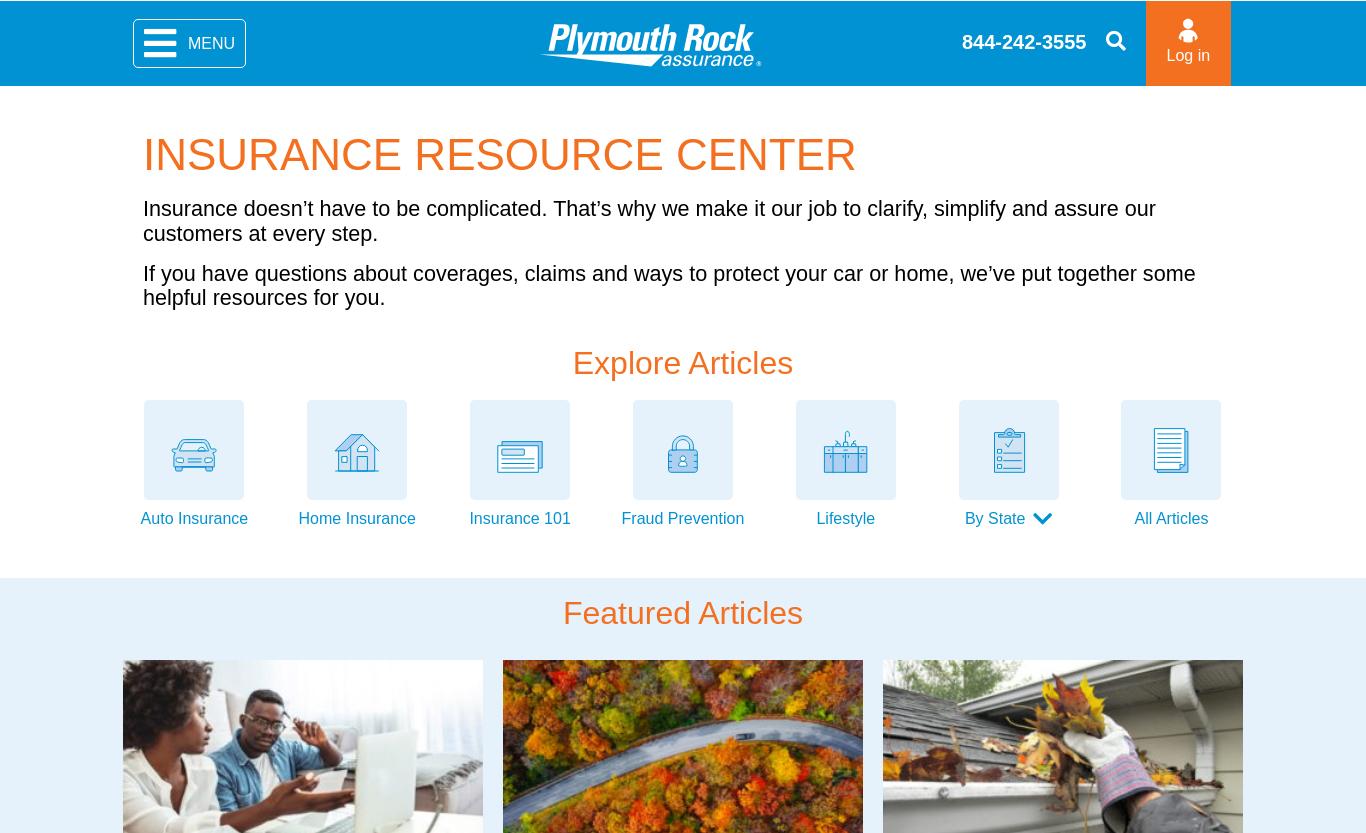 Image resolution: width=1366 pixels, height=833 pixels. What do you see at coordinates (681, 612) in the screenshot?
I see `'Featured Articles'` at bounding box center [681, 612].